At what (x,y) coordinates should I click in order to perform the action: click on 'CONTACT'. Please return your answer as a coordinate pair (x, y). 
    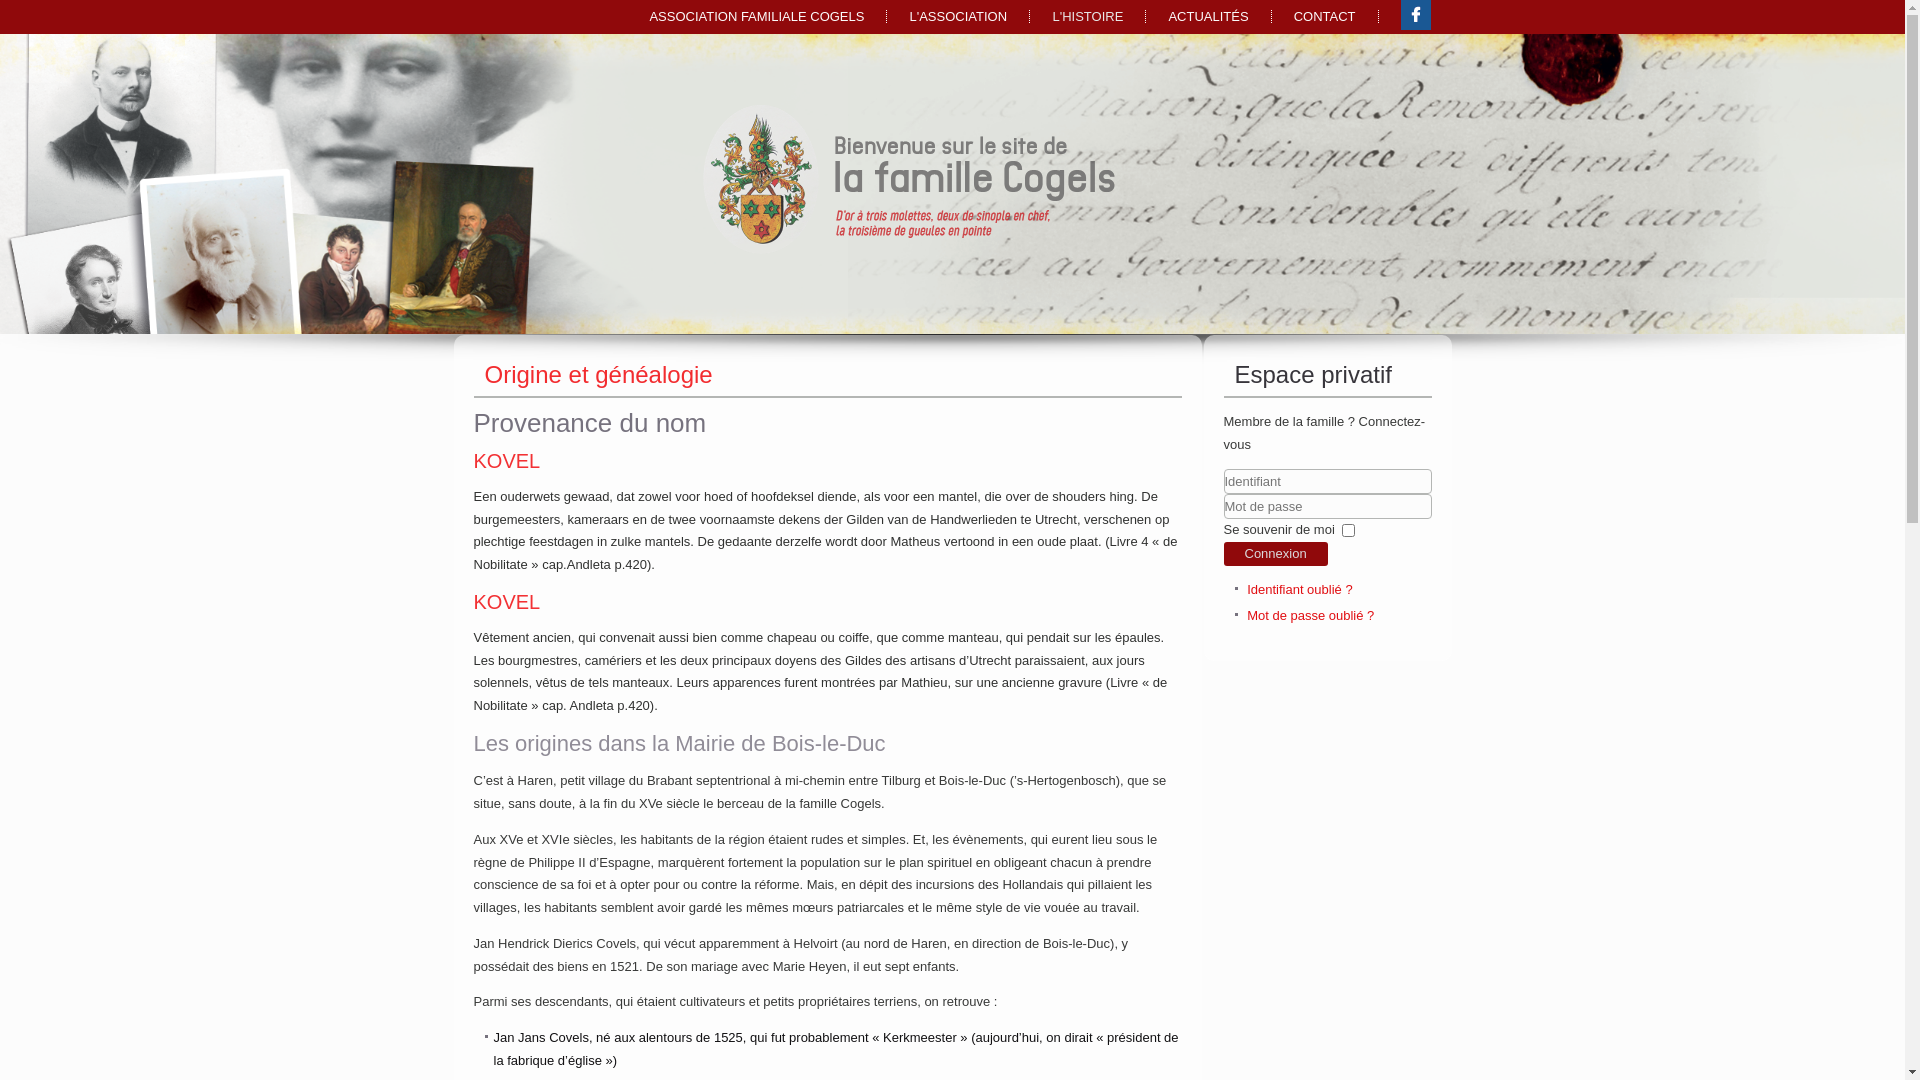
    Looking at the image, I should click on (1324, 16).